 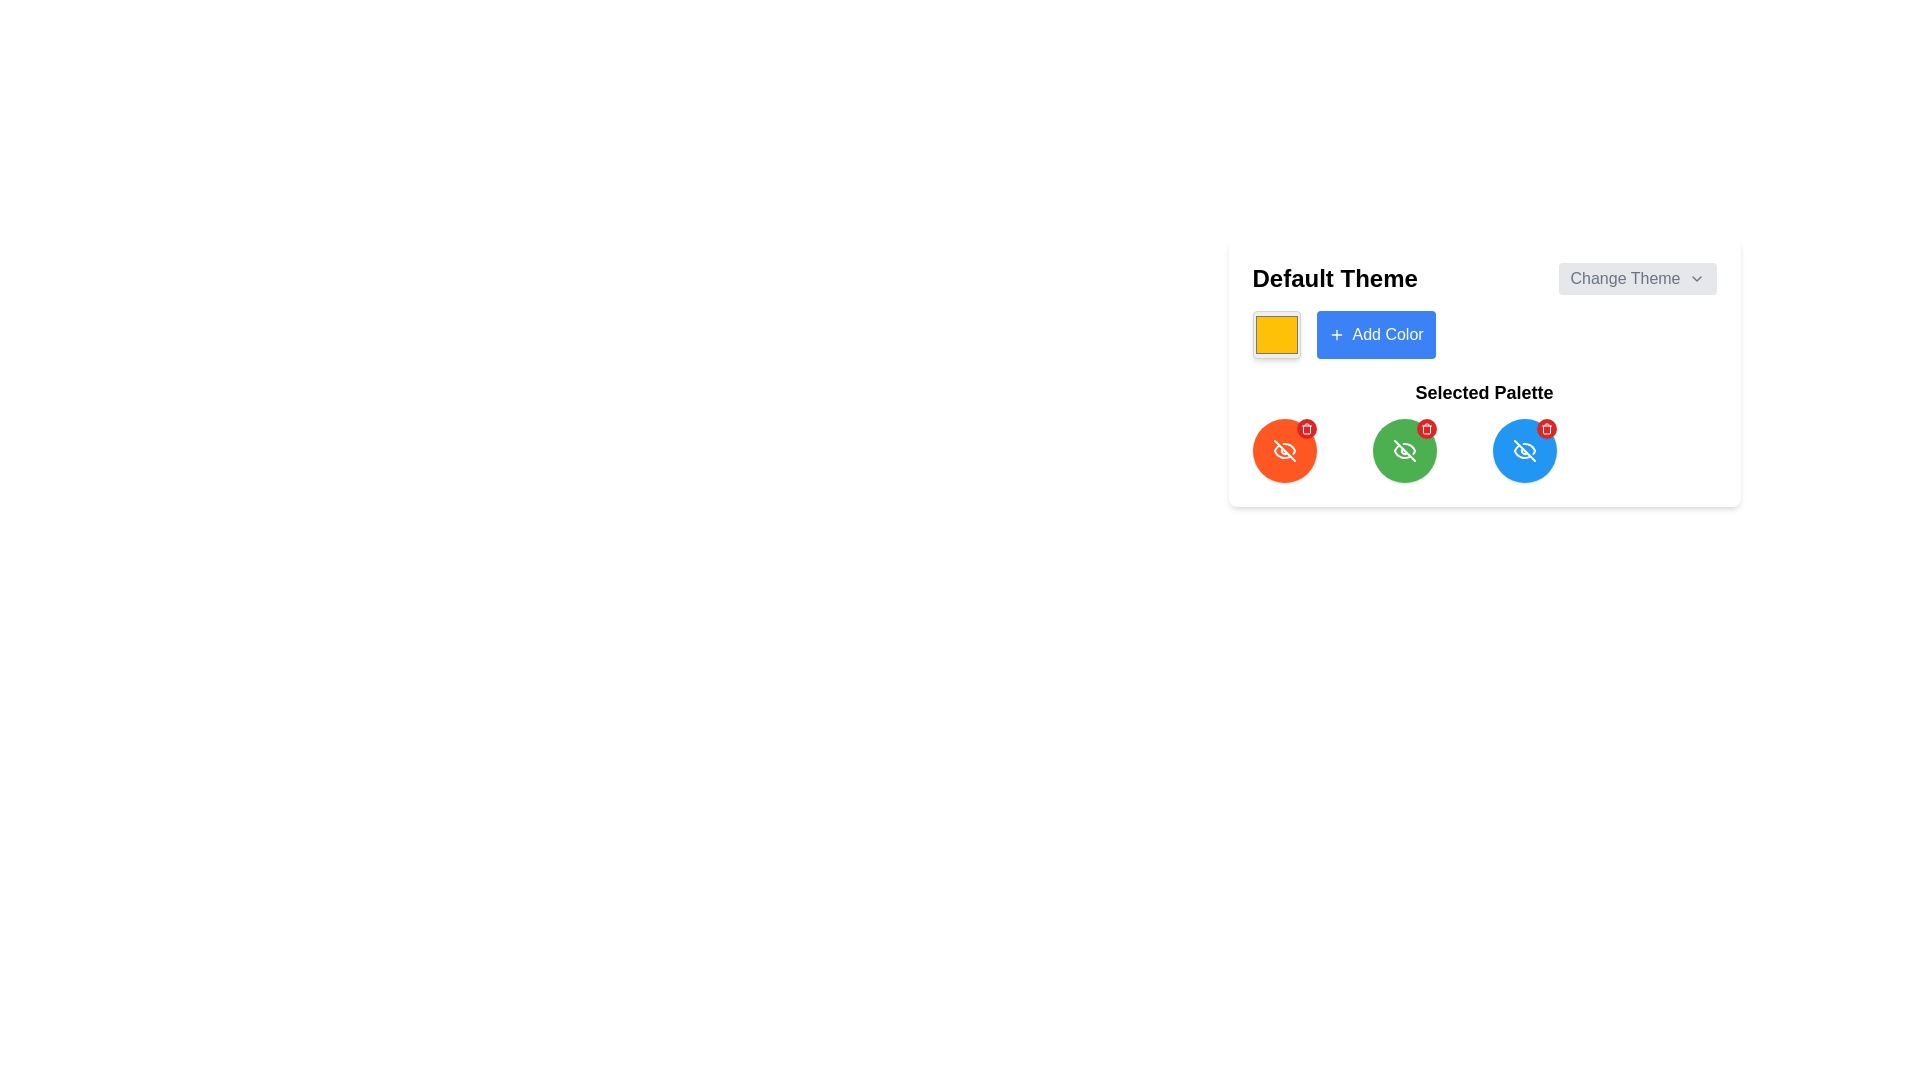 What do you see at coordinates (1403, 451) in the screenshot?
I see `the eye-off icon within the 'Selected Palette' section, which is the green circular icon located` at bounding box center [1403, 451].